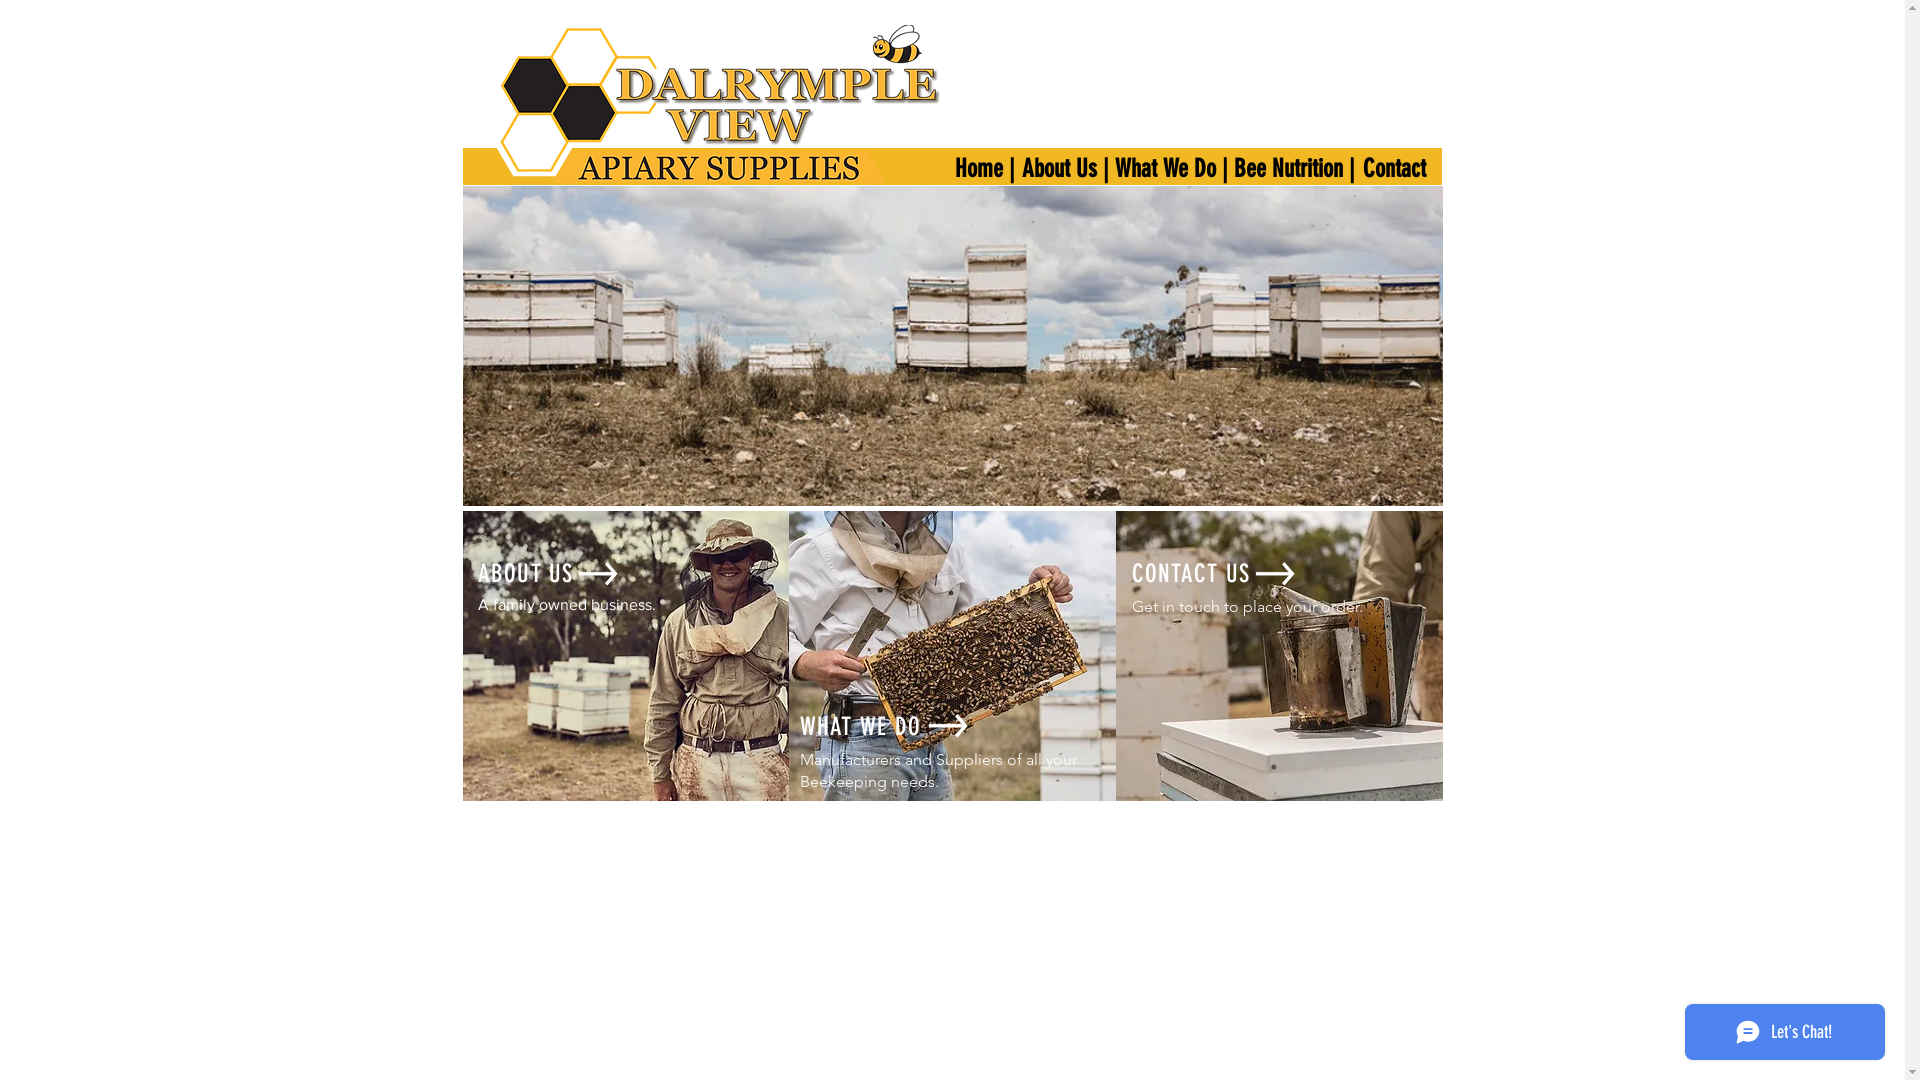 The image size is (1920, 1080). Describe the element at coordinates (1064, 167) in the screenshot. I see `'About Us |'` at that location.